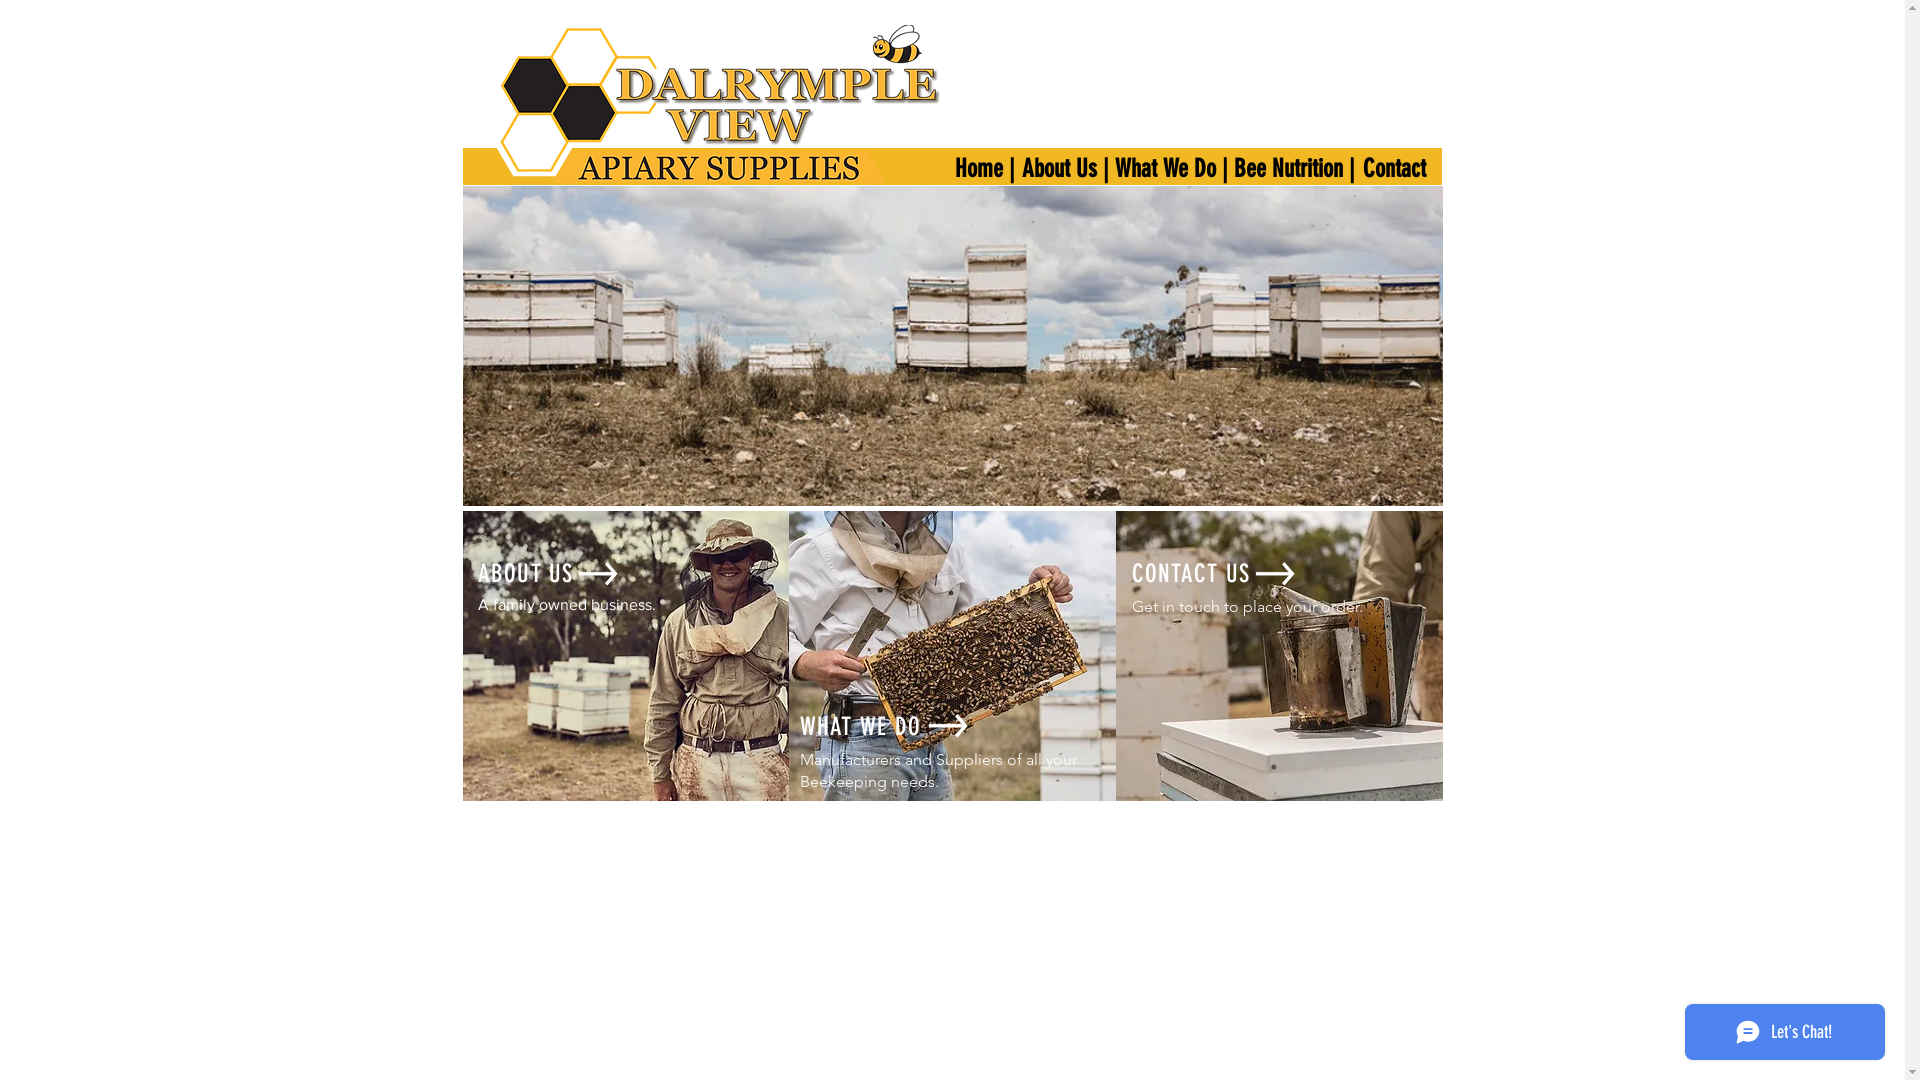 The image size is (1920, 1080). Describe the element at coordinates (1064, 167) in the screenshot. I see `'About Us |'` at that location.